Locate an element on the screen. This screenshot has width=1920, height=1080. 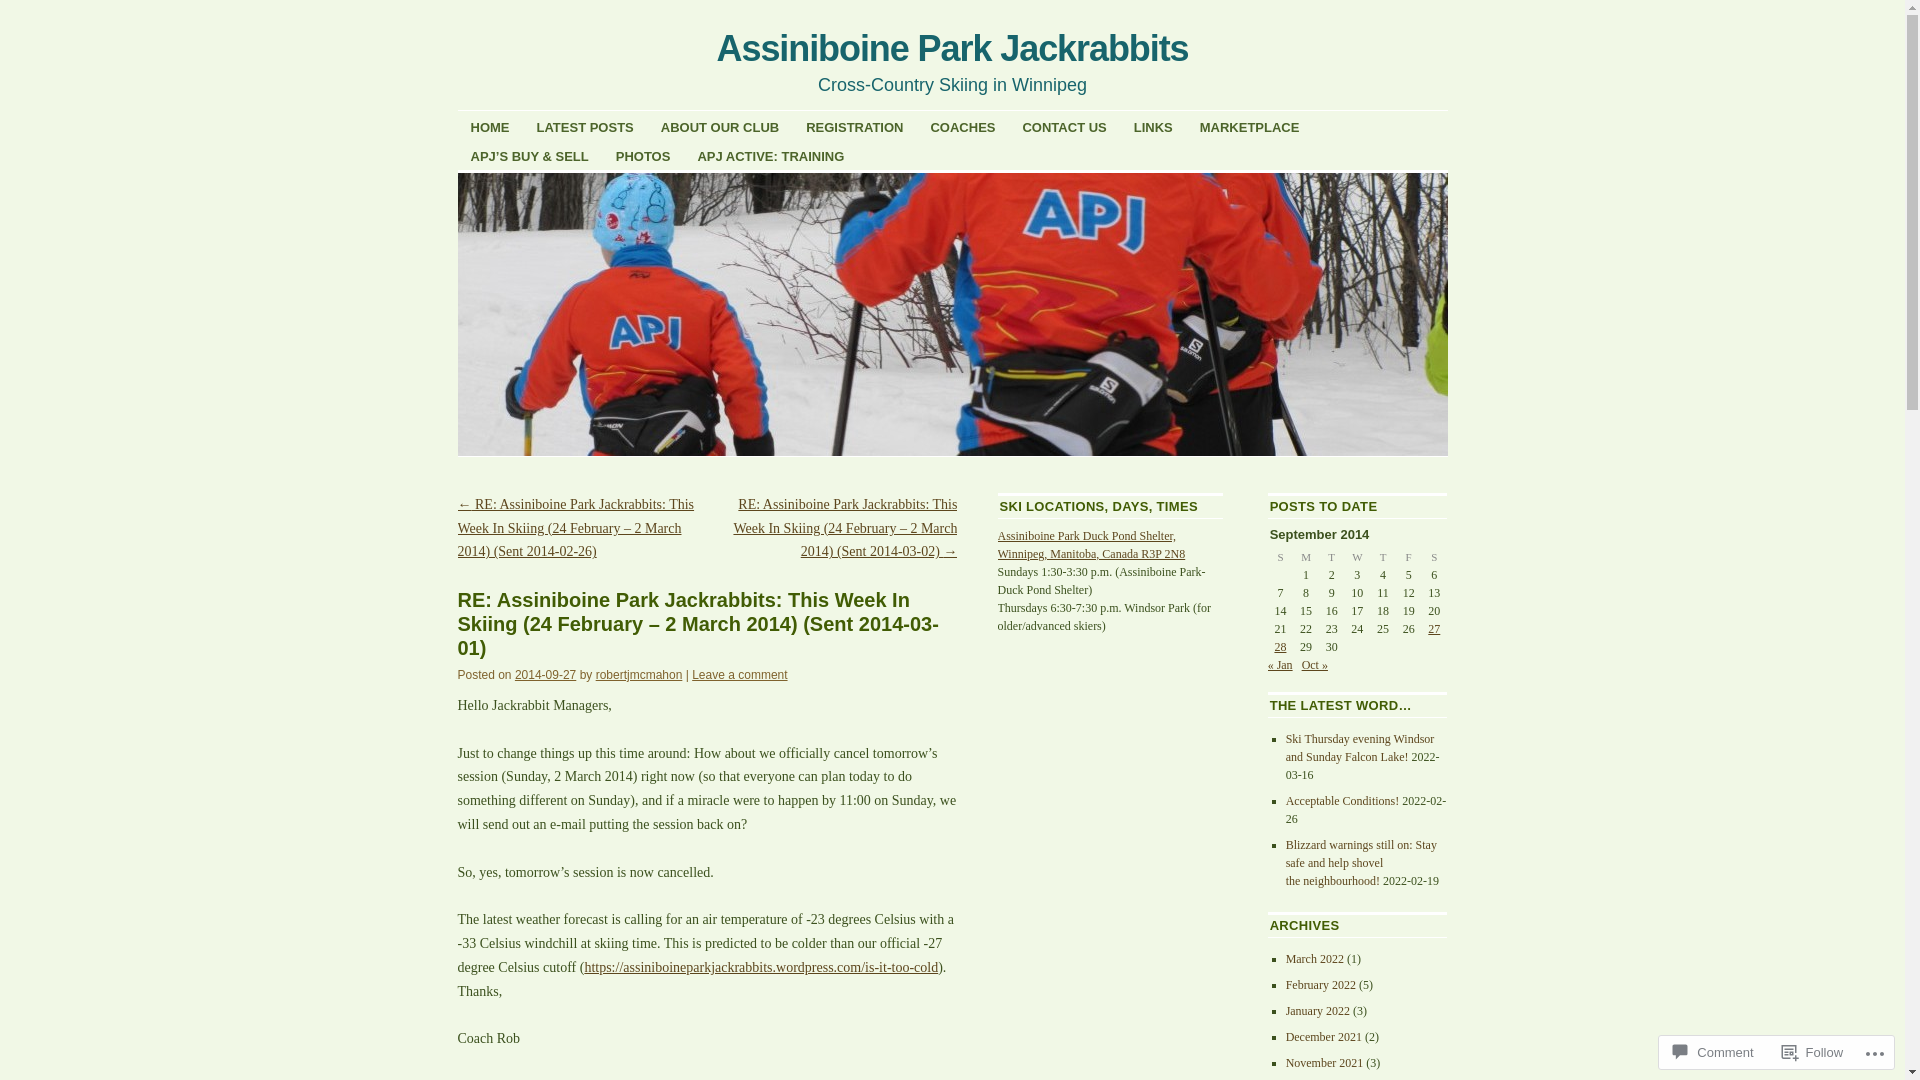
'HOME' is located at coordinates (456, 126).